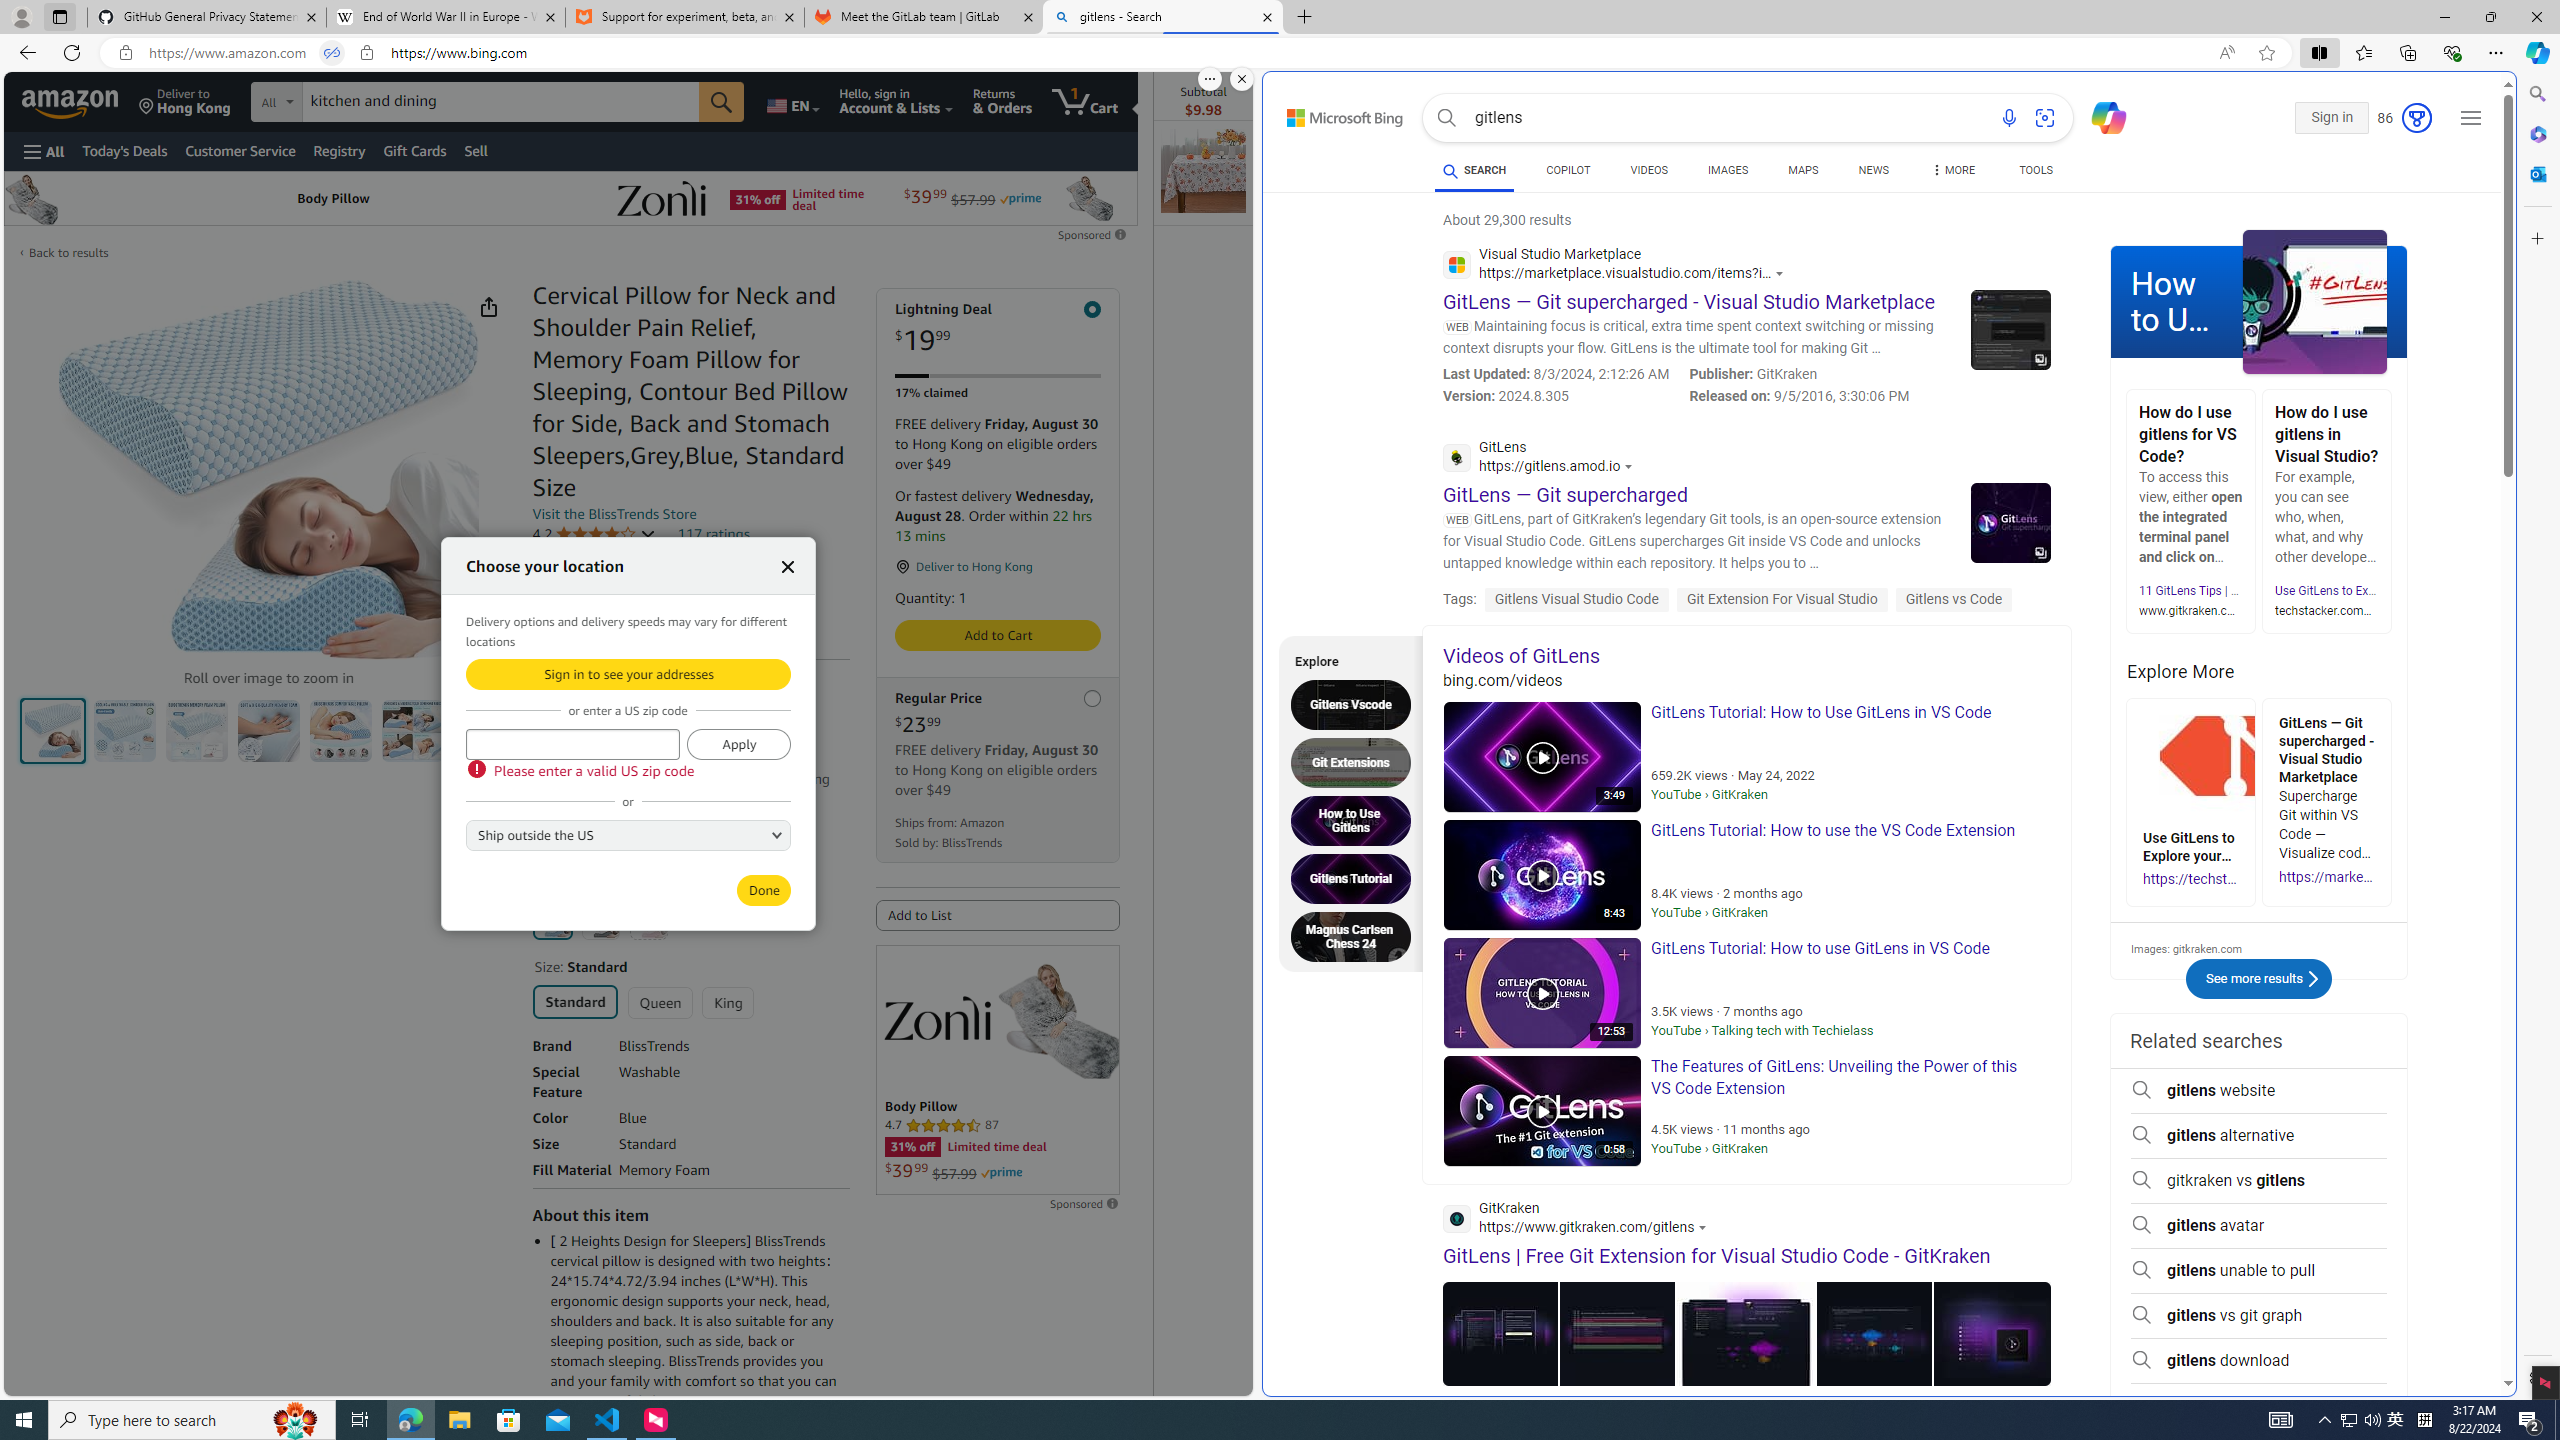 This screenshot has width=2560, height=1440. Describe the element at coordinates (1798, 395) in the screenshot. I see `'Released on: 9/5/2016, 3:30:06 PM'` at that location.